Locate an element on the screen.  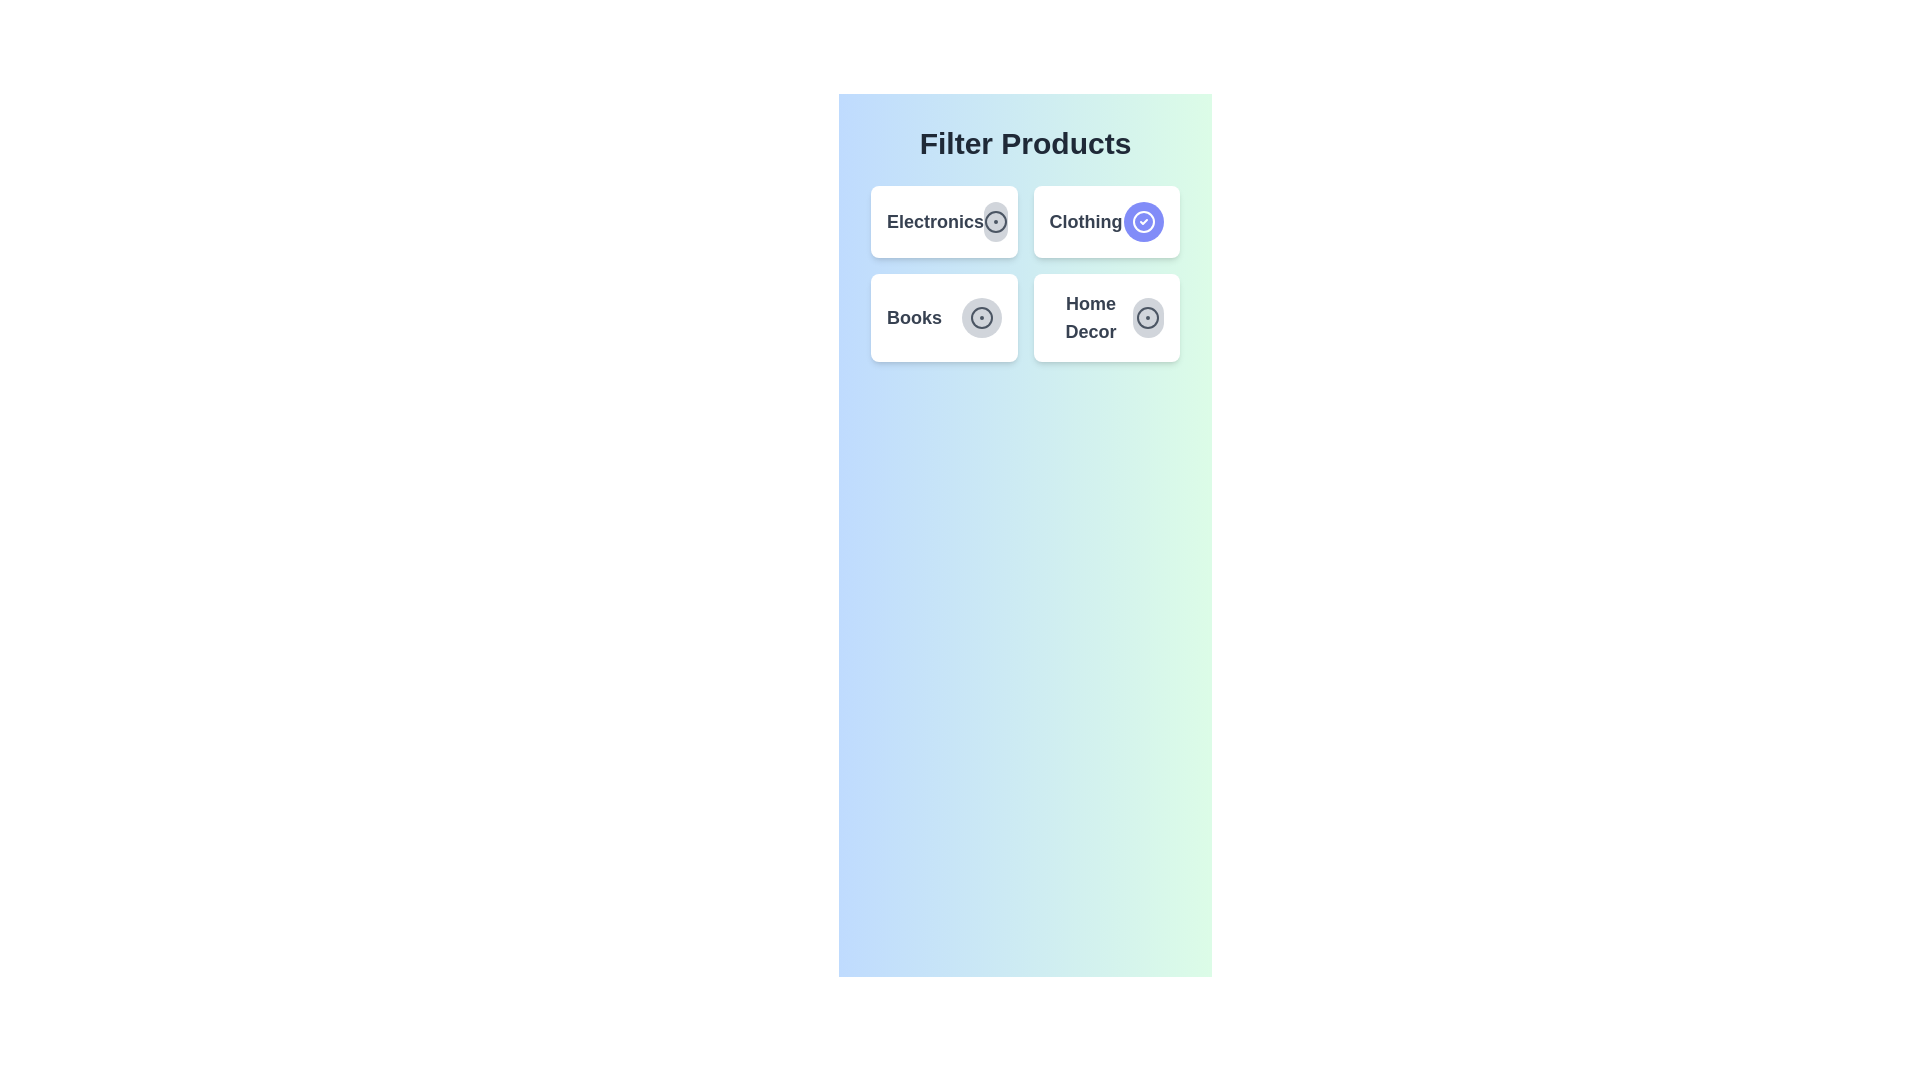
the category Electronics is located at coordinates (996, 222).